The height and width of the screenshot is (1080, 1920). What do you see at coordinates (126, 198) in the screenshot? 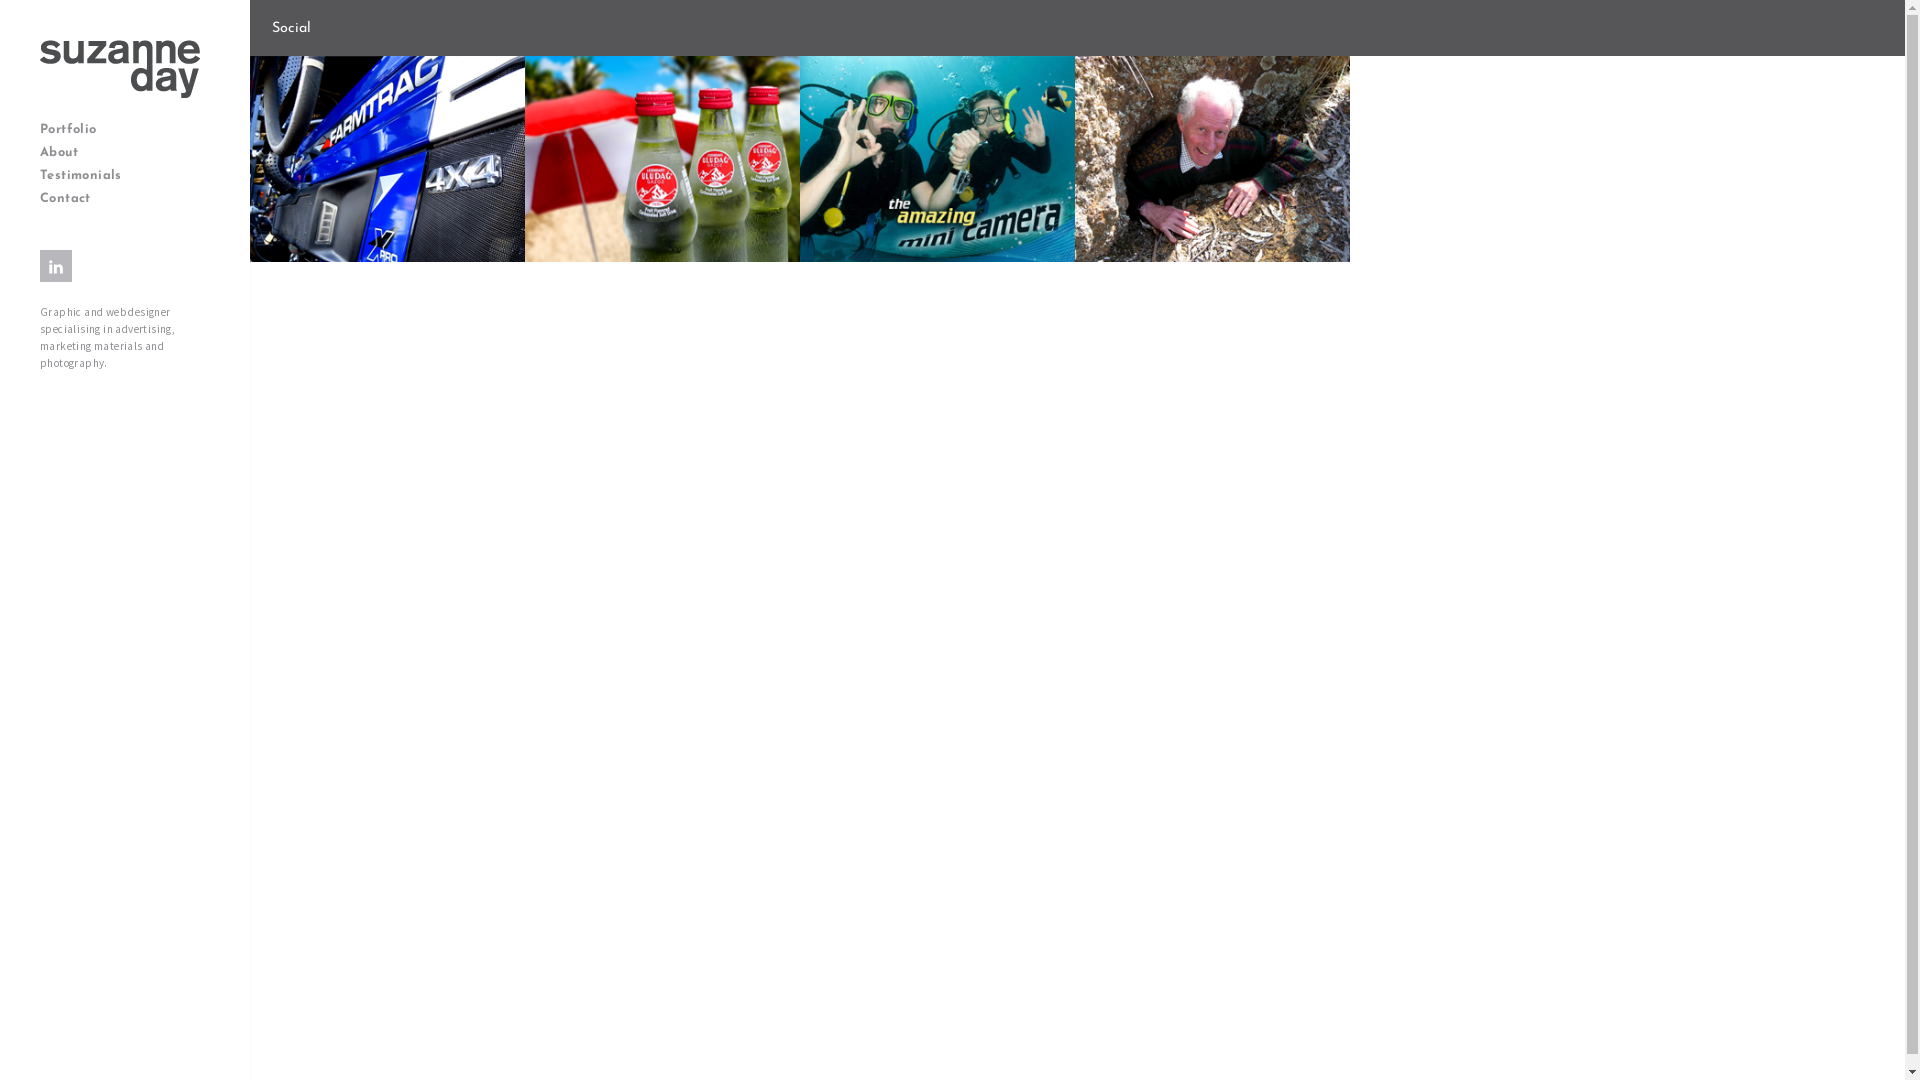
I see `'Contact'` at bounding box center [126, 198].